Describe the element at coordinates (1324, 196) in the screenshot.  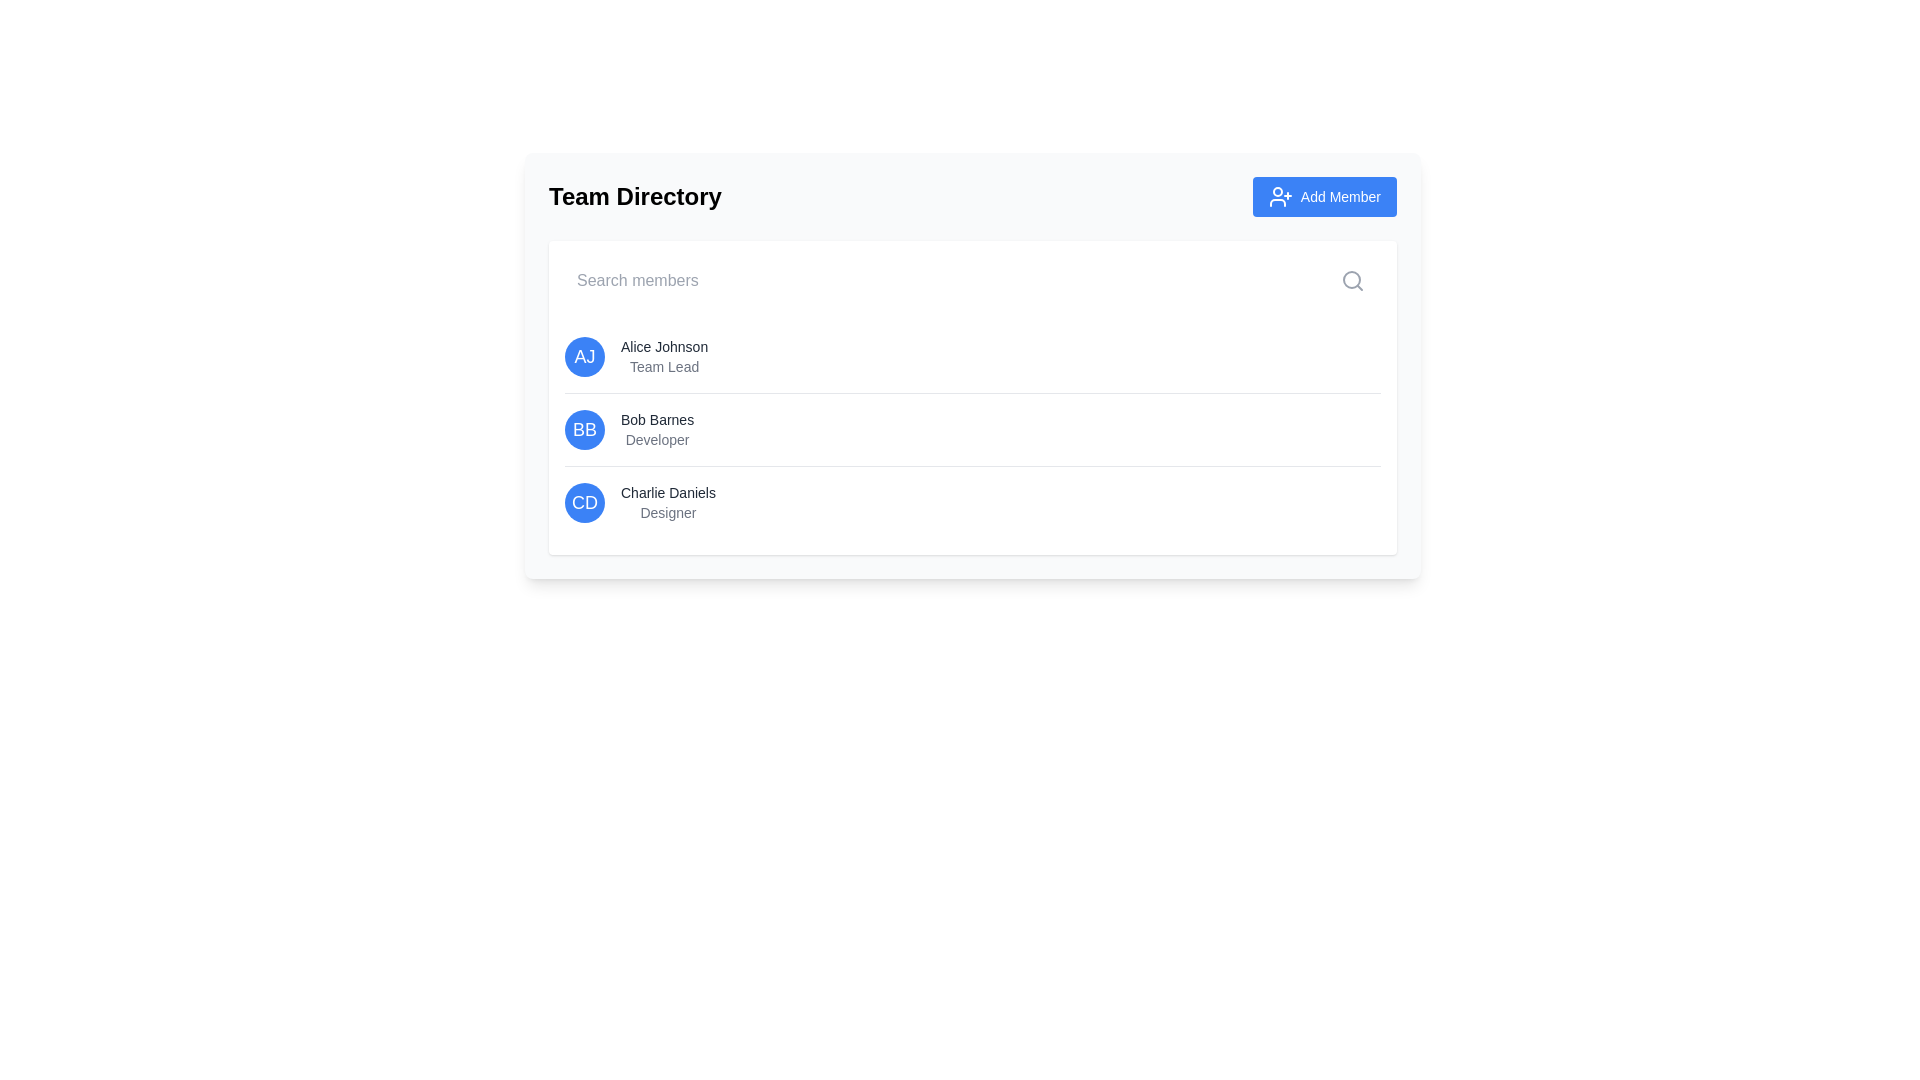
I see `the rectangular button with a blue background and white text reading 'Add Member' located in the upper-right corner of the 'Team Directory' section` at that location.